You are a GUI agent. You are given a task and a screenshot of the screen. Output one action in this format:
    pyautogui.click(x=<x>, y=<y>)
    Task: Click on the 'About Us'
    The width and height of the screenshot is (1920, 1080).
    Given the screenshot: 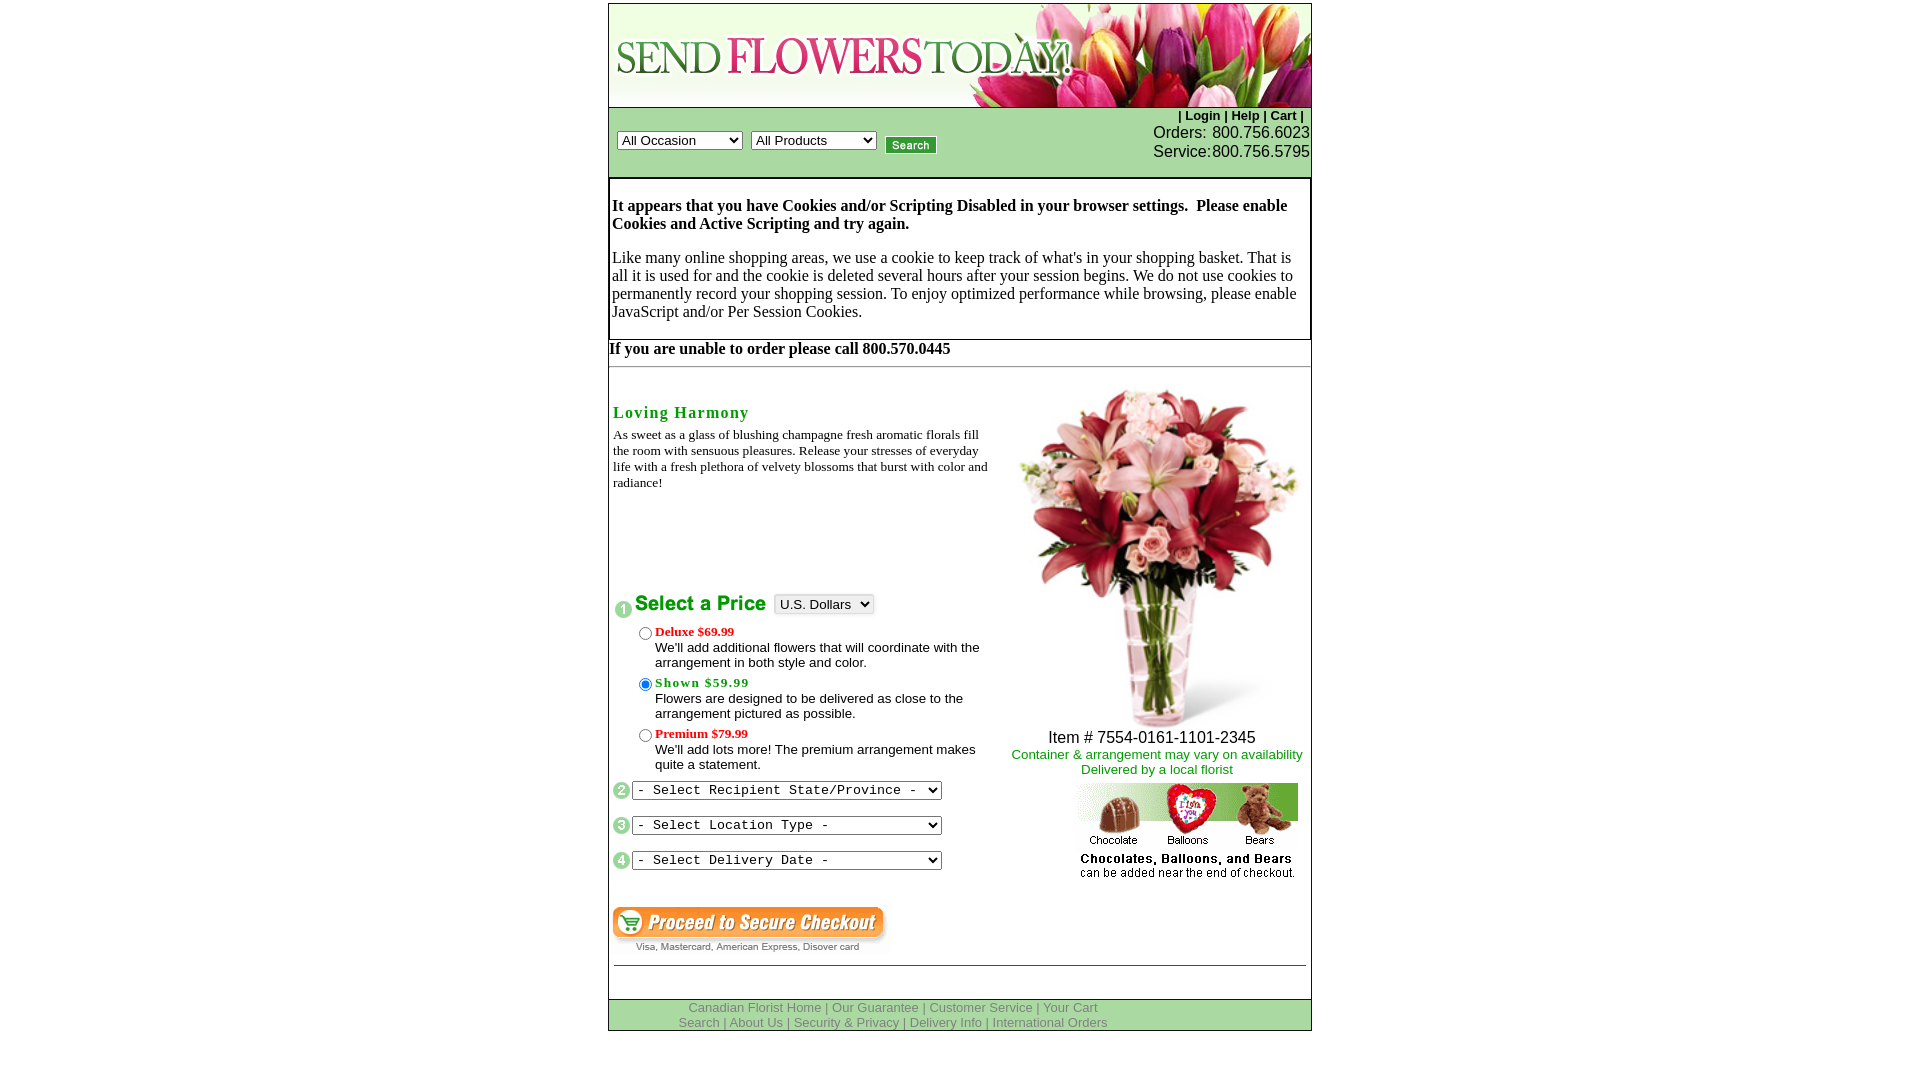 What is the action you would take?
    pyautogui.click(x=755, y=1022)
    